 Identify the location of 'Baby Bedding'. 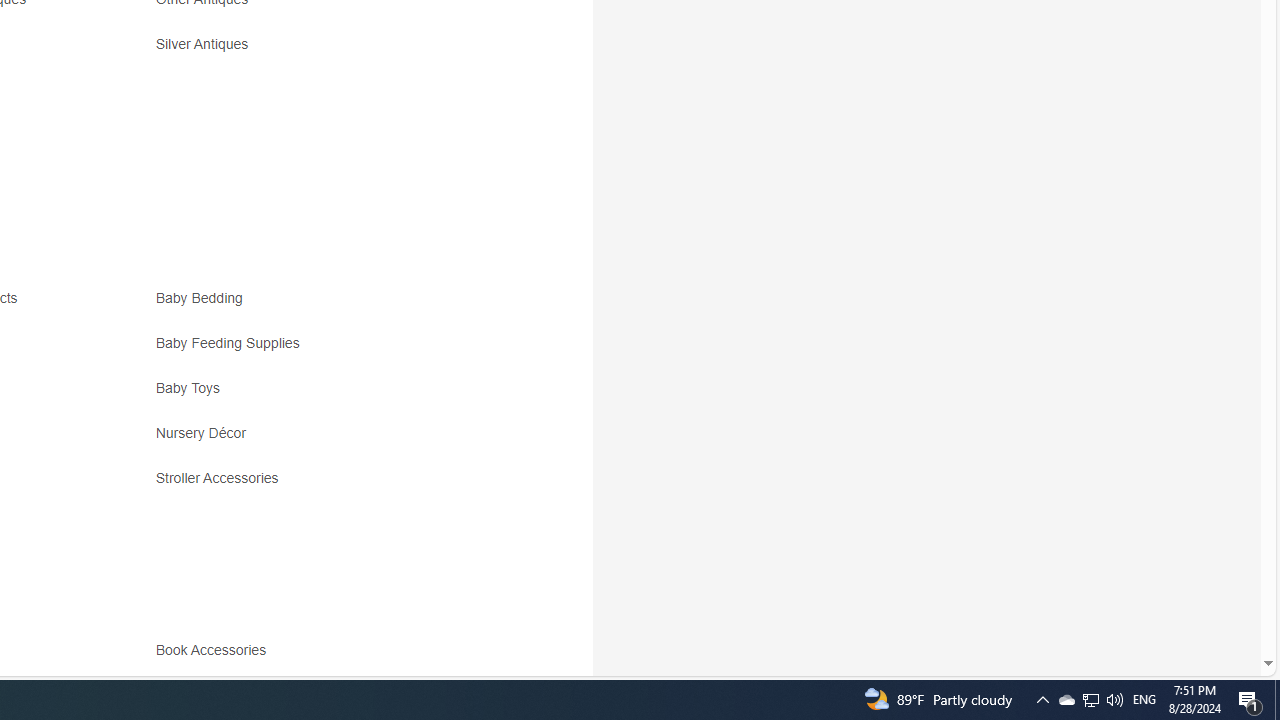
(332, 305).